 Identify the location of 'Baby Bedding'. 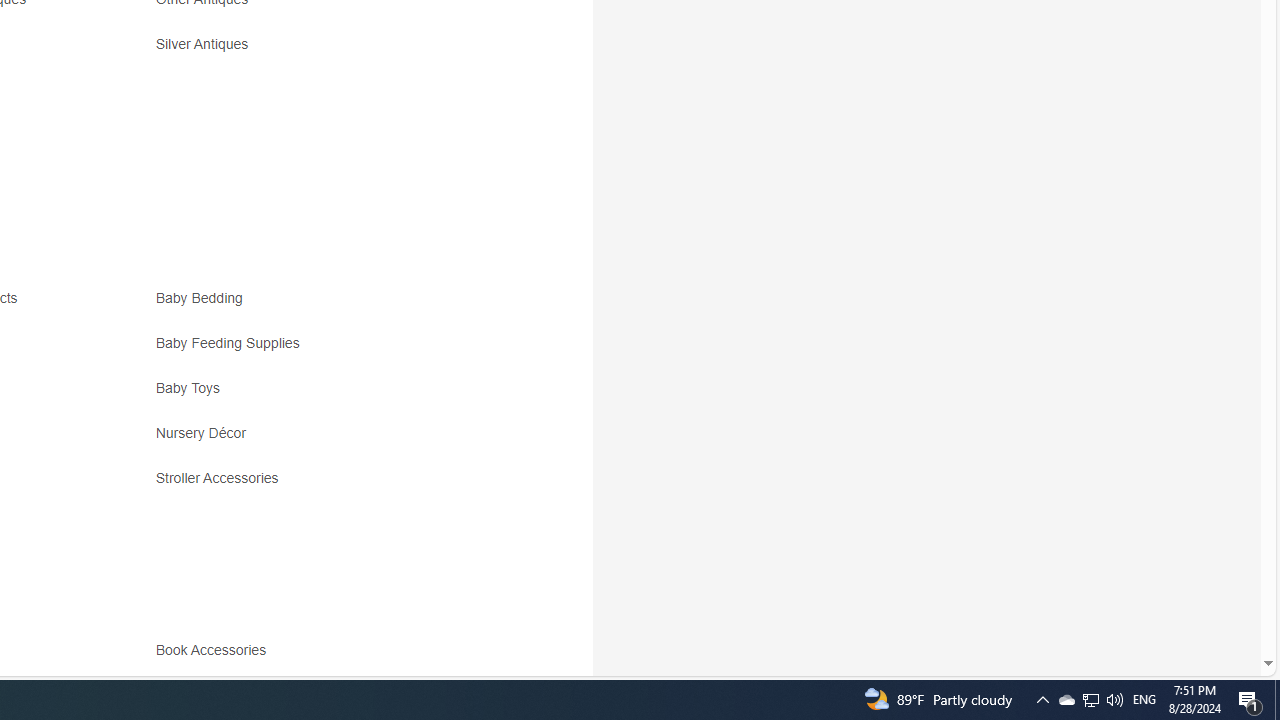
(332, 305).